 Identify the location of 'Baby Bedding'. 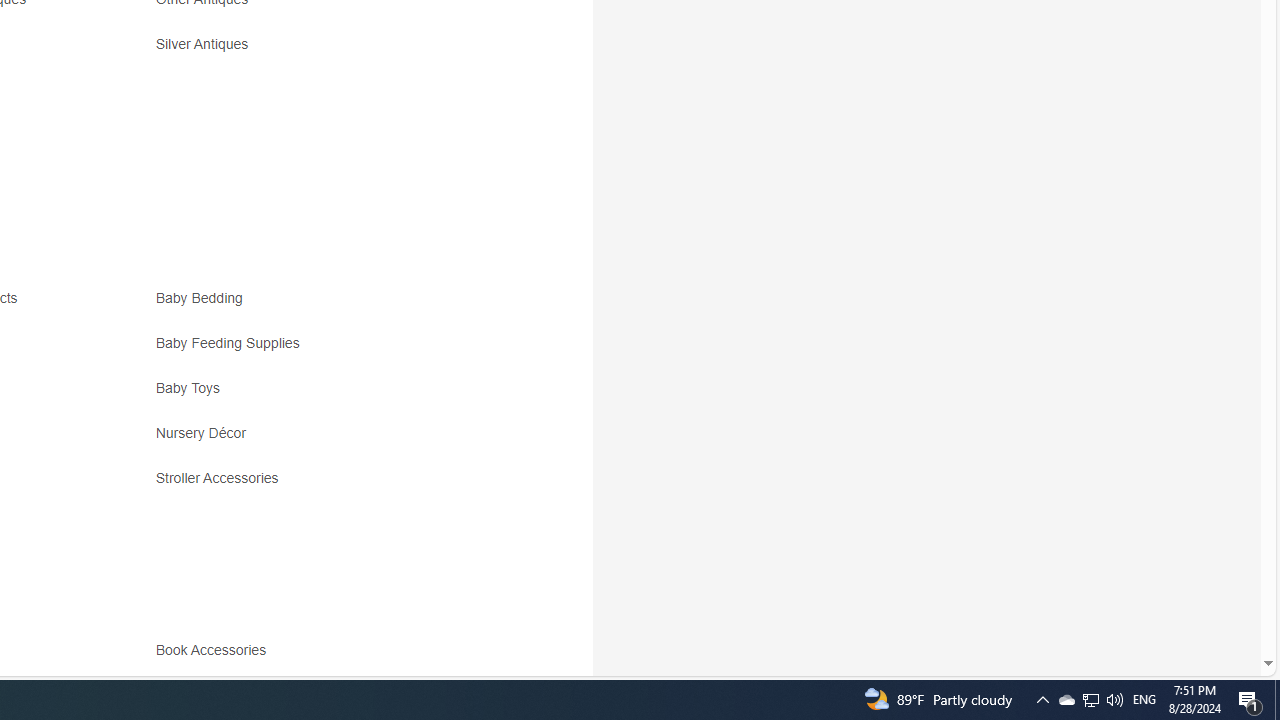
(332, 305).